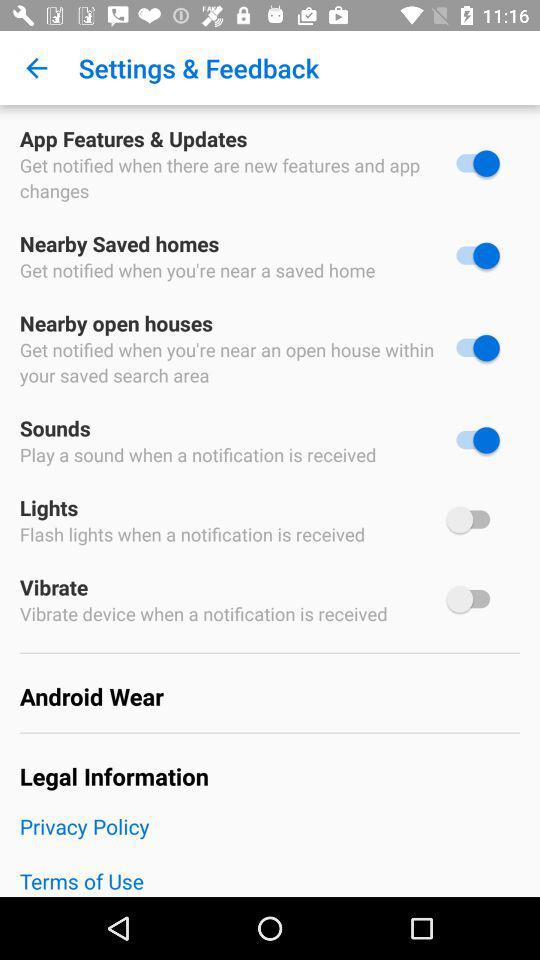  I want to click on lights switch, so click(472, 518).